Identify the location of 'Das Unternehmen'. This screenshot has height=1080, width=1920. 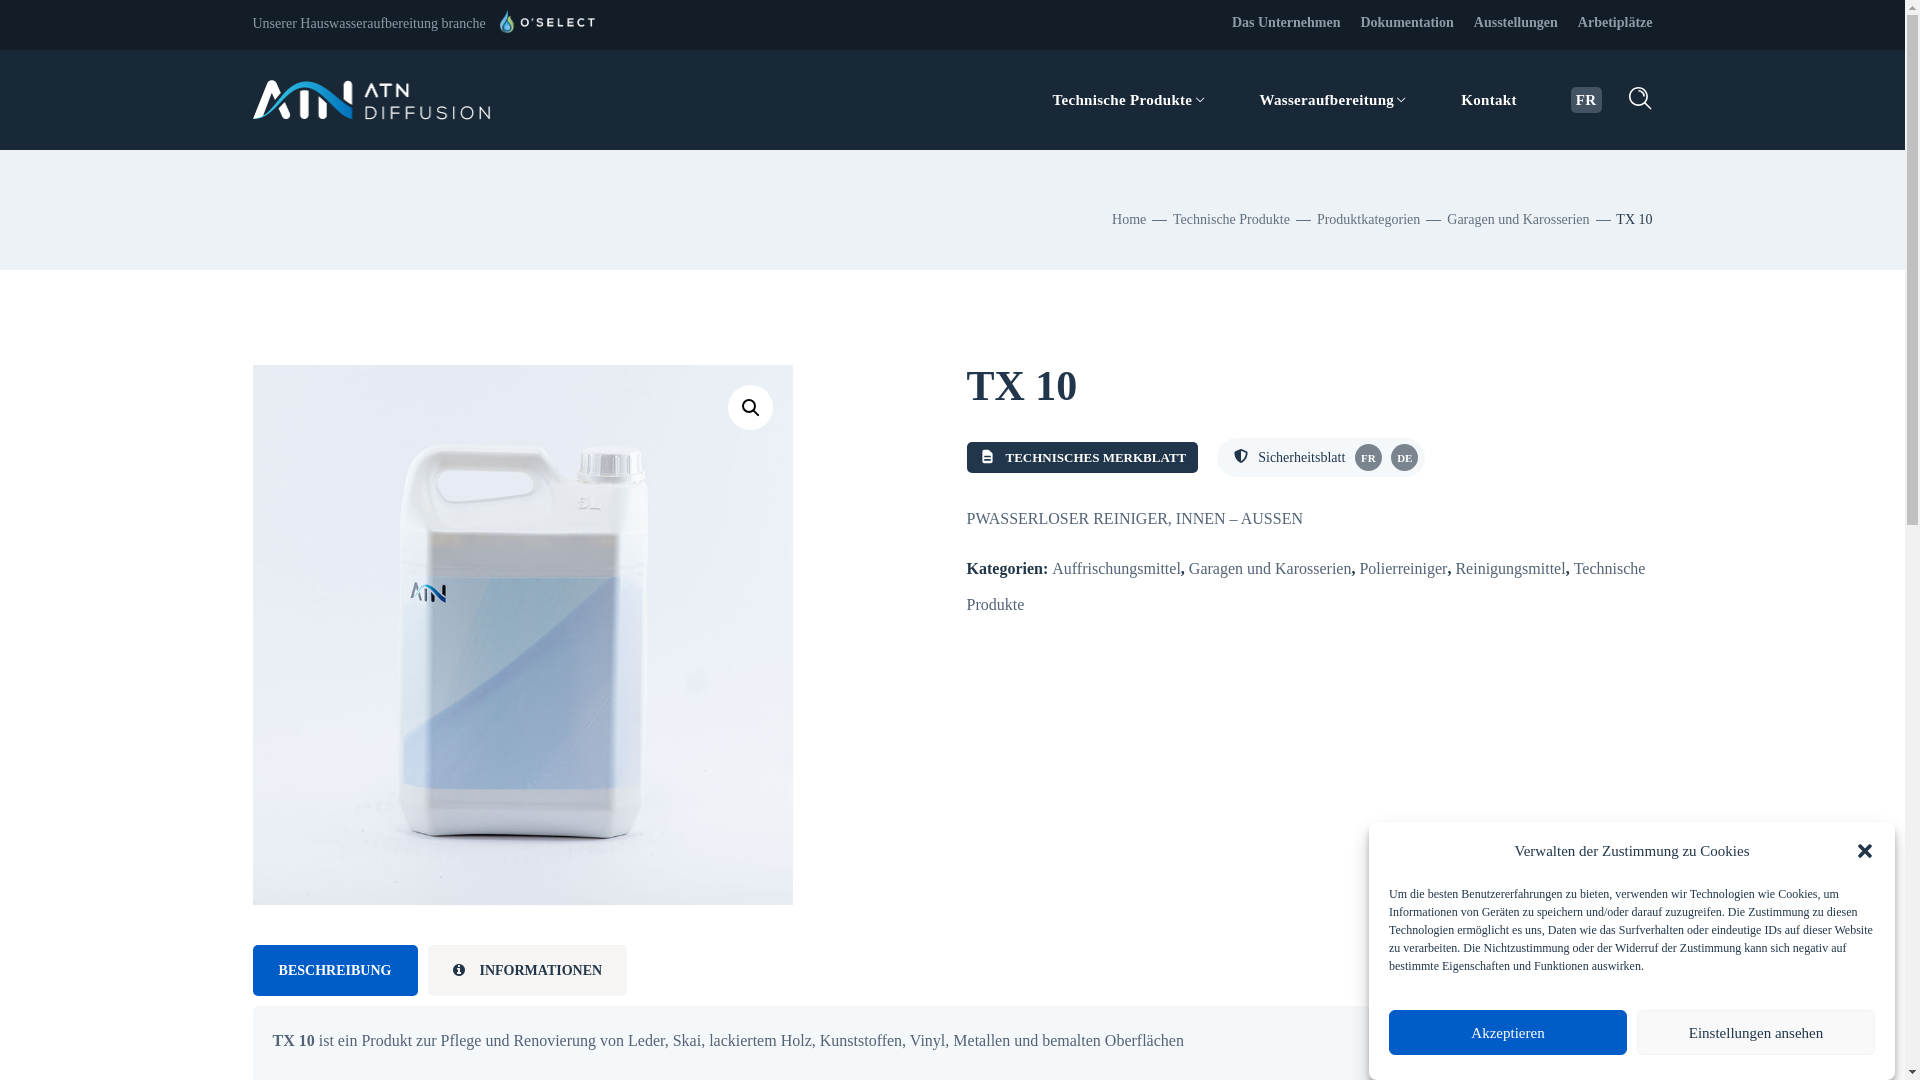
(1286, 22).